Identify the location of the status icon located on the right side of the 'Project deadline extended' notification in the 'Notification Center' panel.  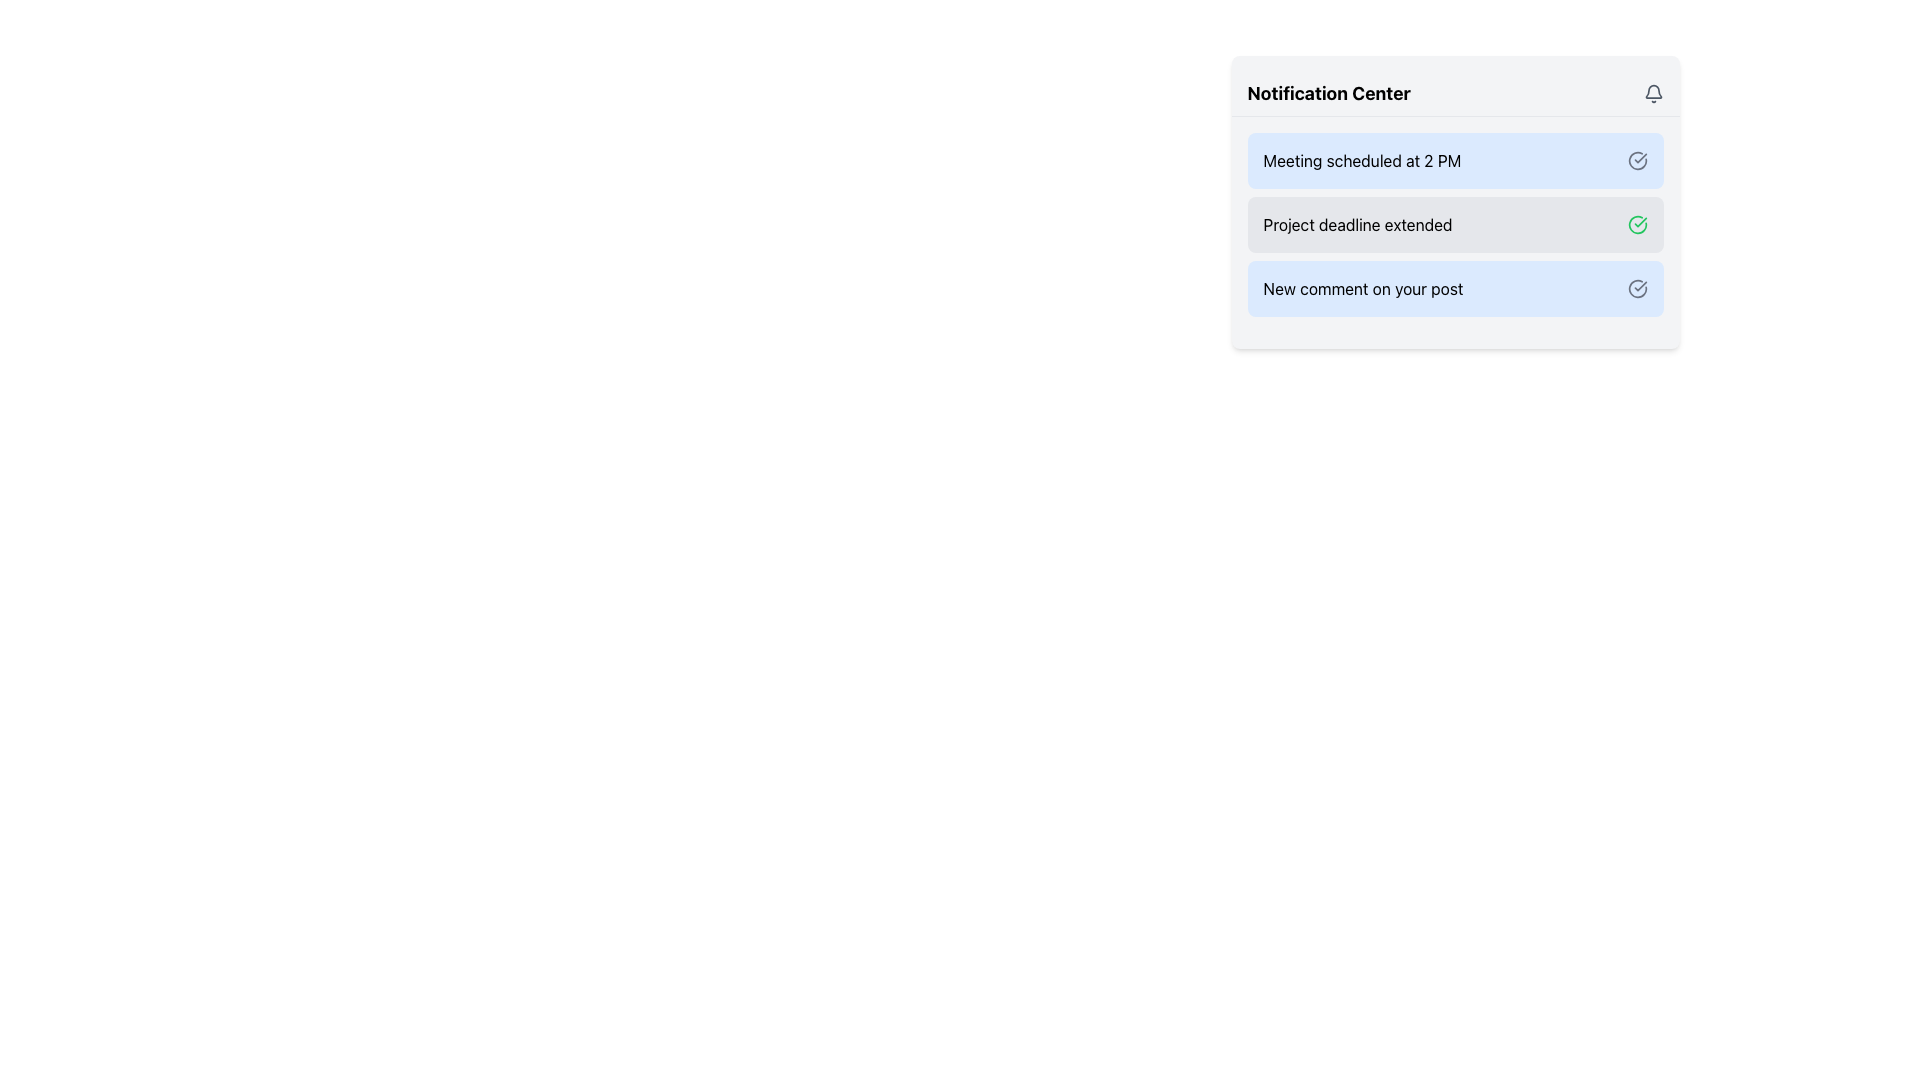
(1637, 224).